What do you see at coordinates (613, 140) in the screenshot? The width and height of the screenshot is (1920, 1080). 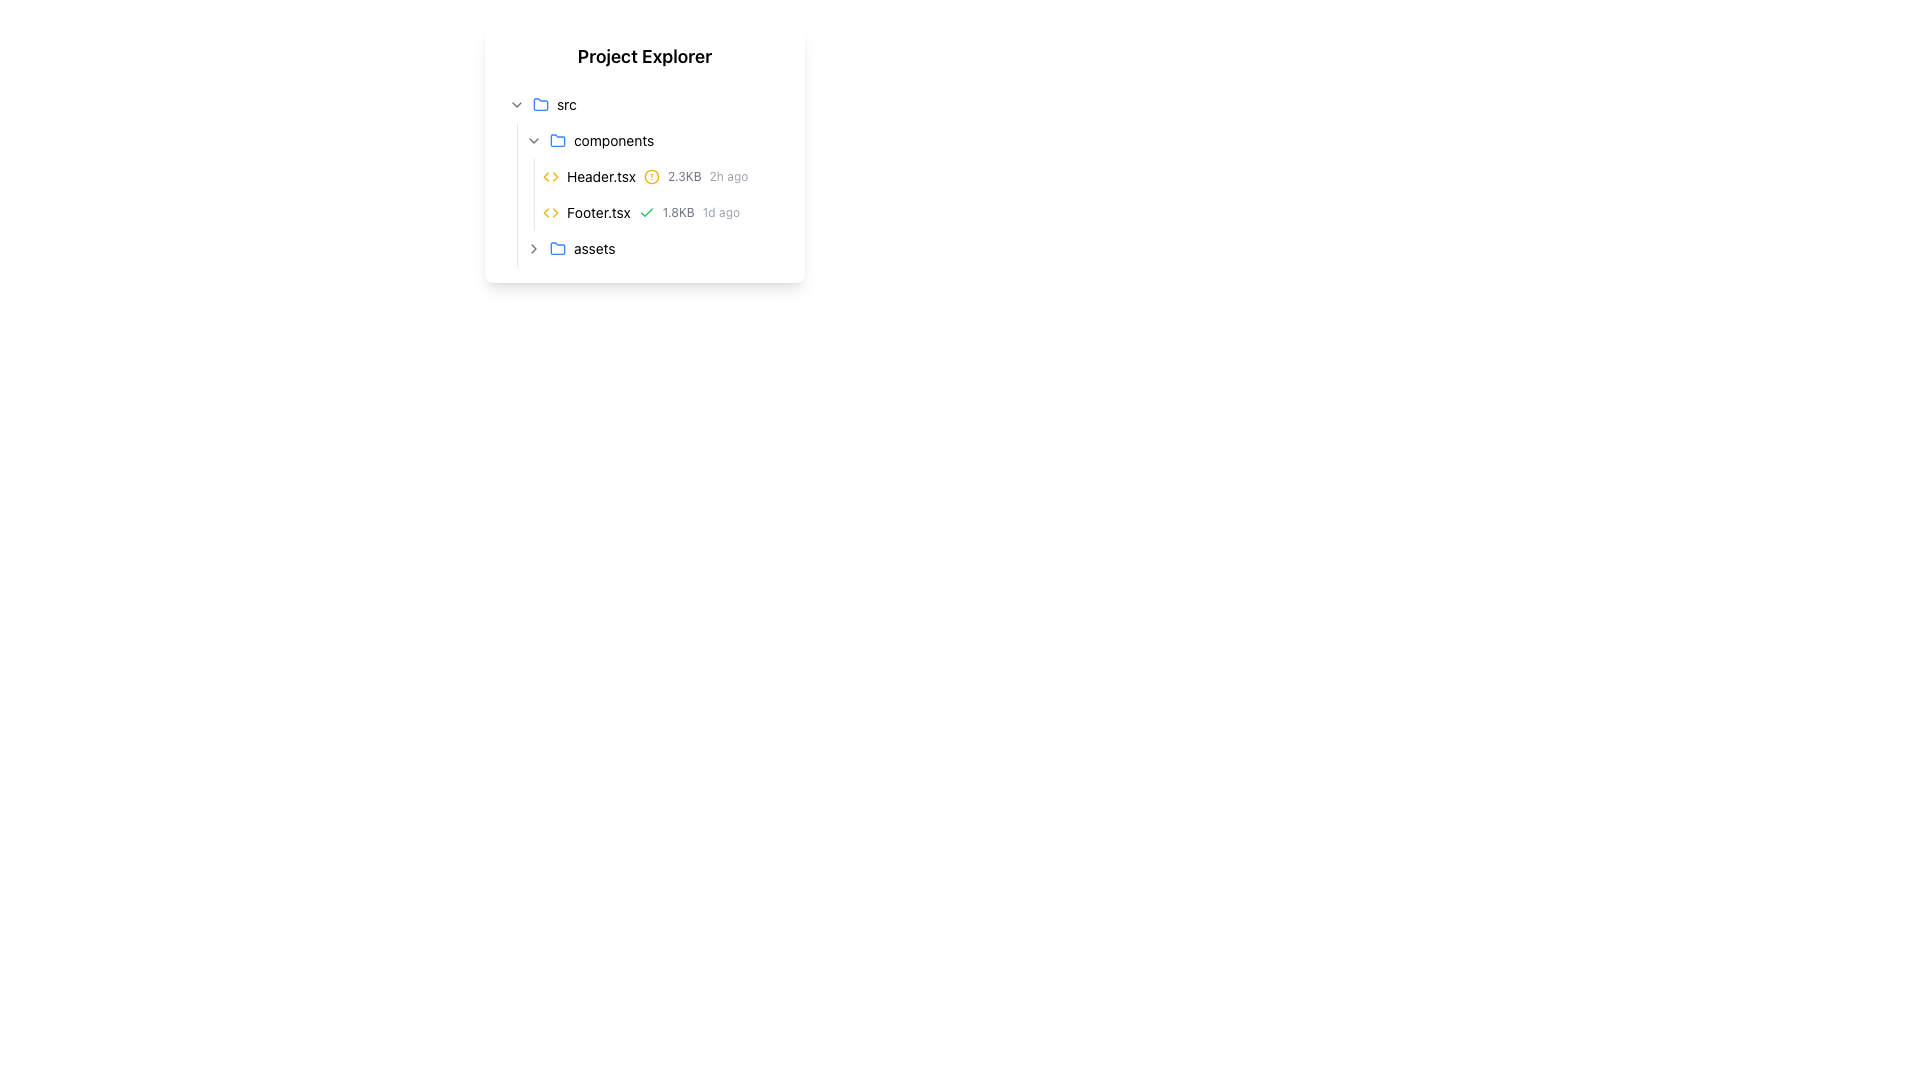 I see `the 'components' text label, which is styled with a small font size and is part of the Project Explorer navigation panel, located to the right of a folder icon` at bounding box center [613, 140].